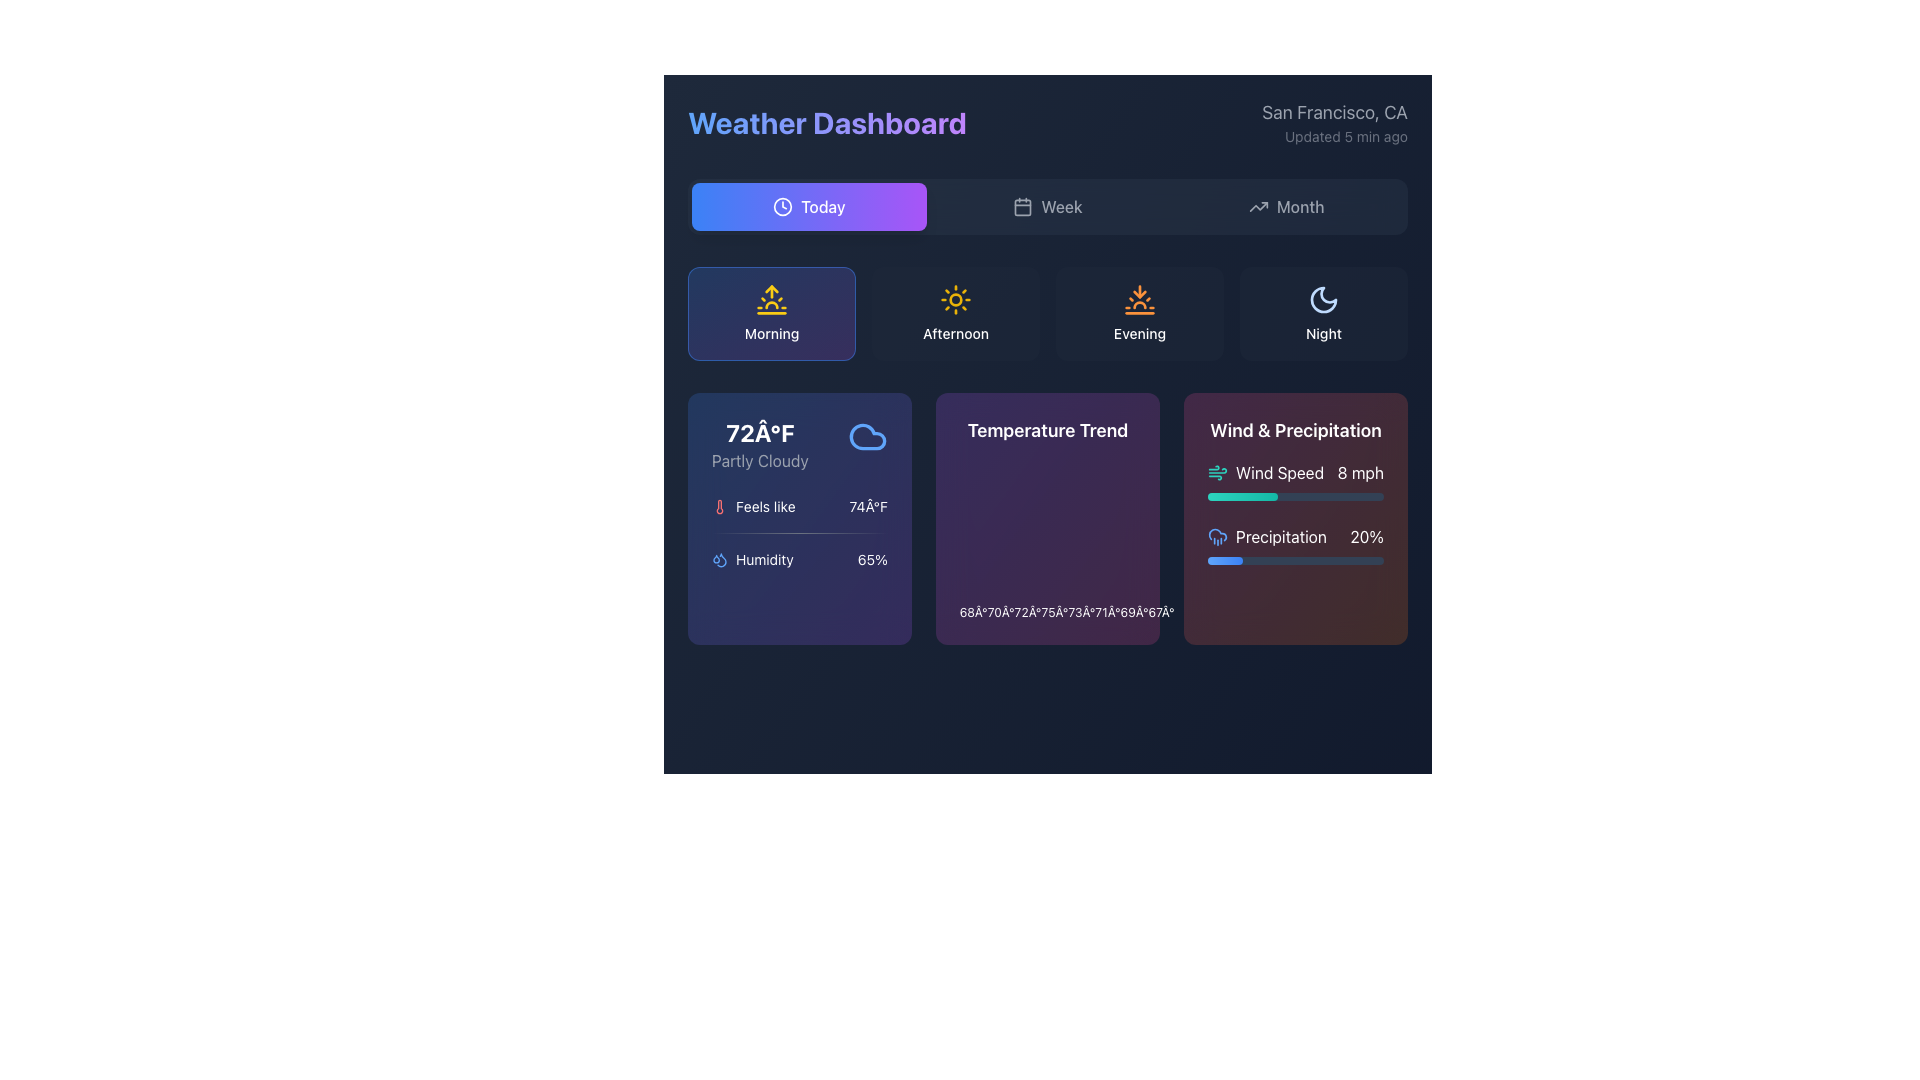 This screenshot has height=1080, width=1920. What do you see at coordinates (1366, 535) in the screenshot?
I see `the Text Label displaying precipitation probability, located at the bottom-right corner of the 'Wind & Precipitation' section` at bounding box center [1366, 535].